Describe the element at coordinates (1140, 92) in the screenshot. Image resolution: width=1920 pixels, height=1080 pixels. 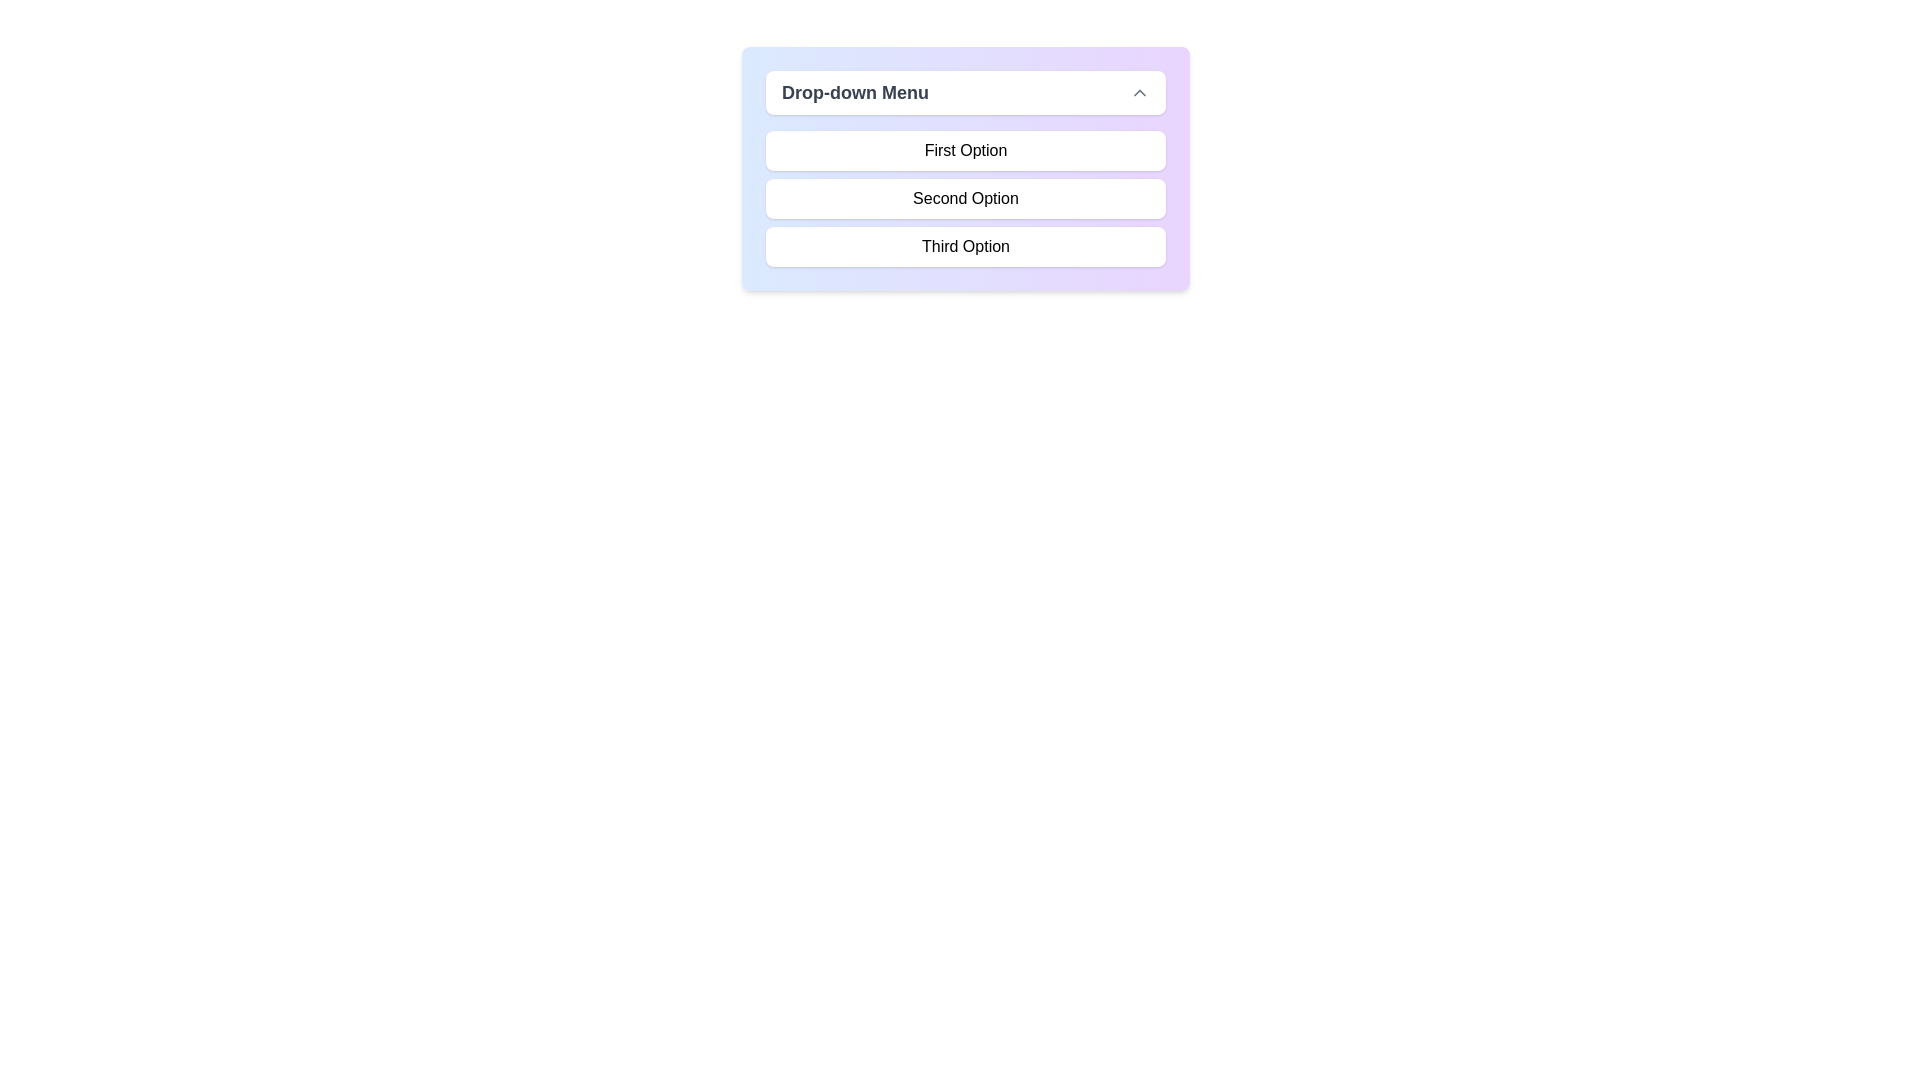
I see `the toggle-control button located at the top-right corner of the white rounded-rectangle header labeled 'Drop-down Menu'` at that location.